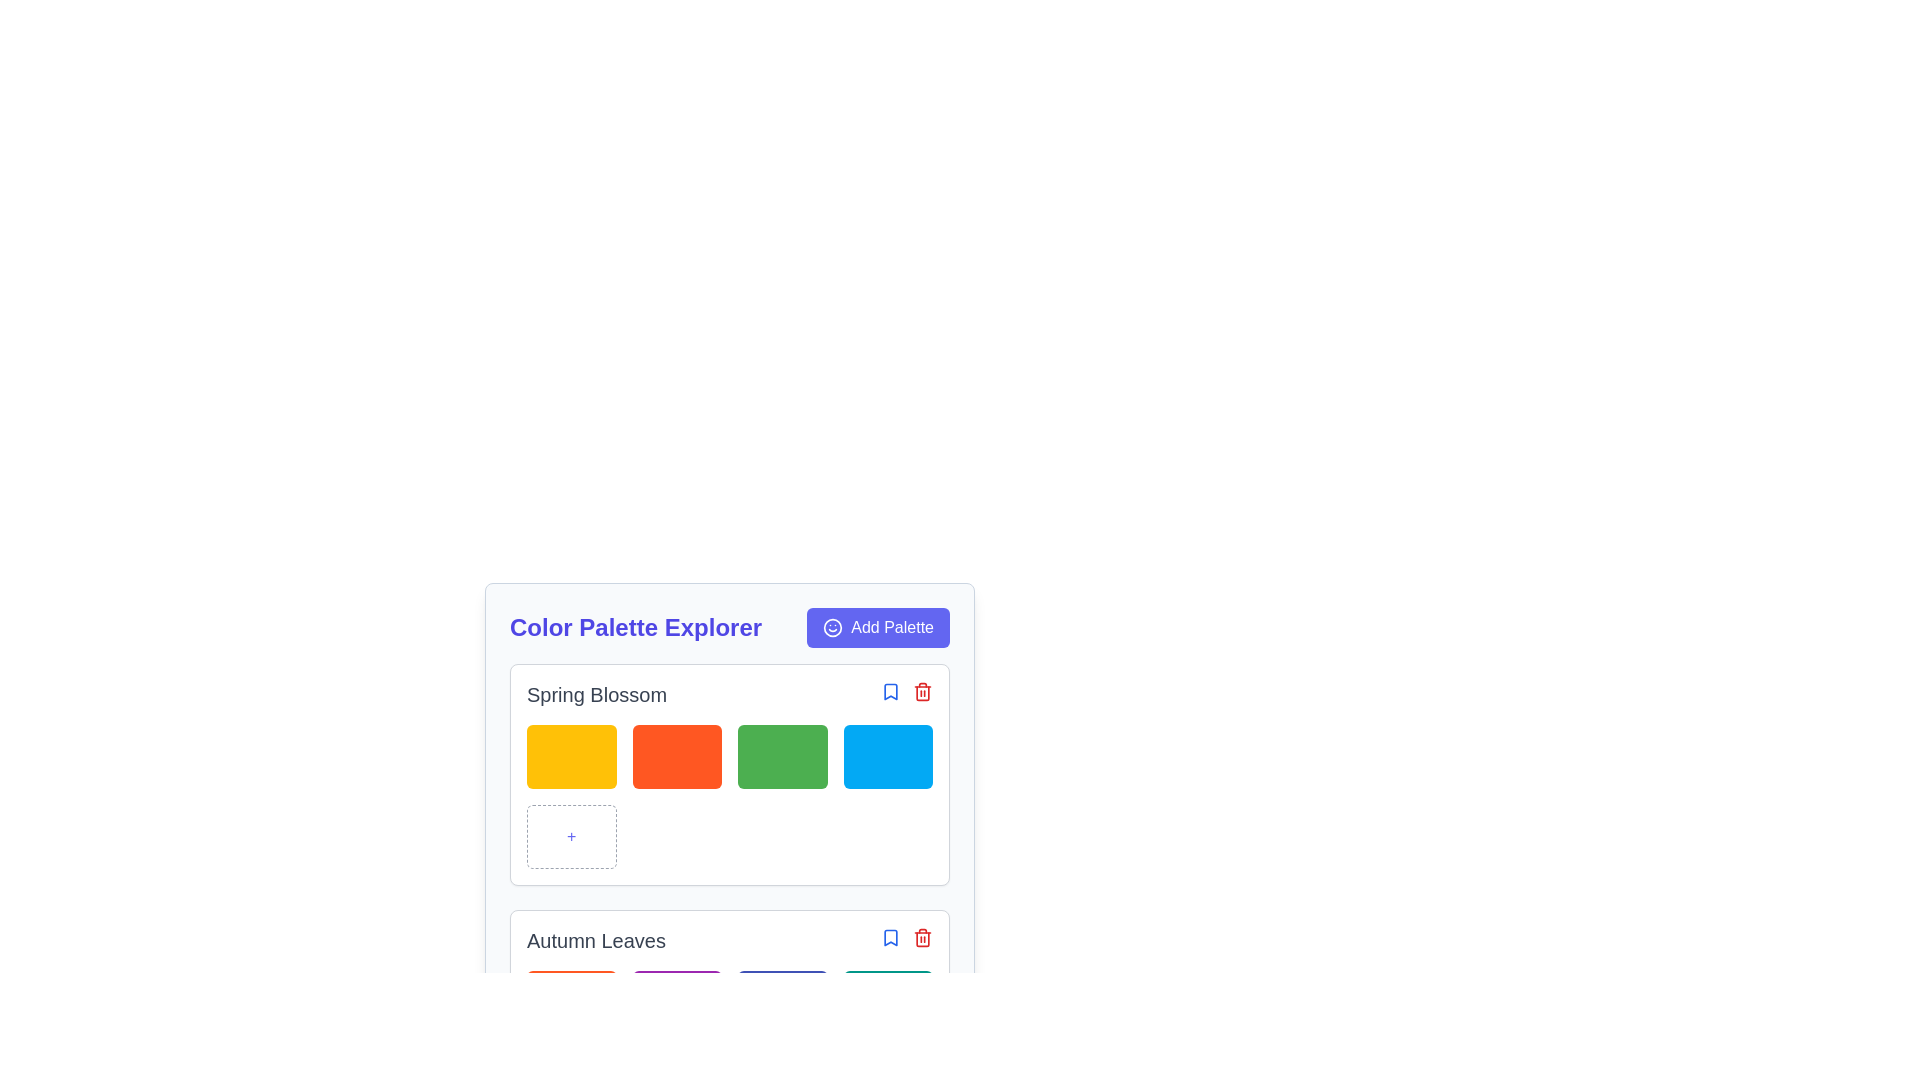  I want to click on the red trash can icon located at the rightmost side of the 'Spring Blossom' color palette section, so click(906, 693).